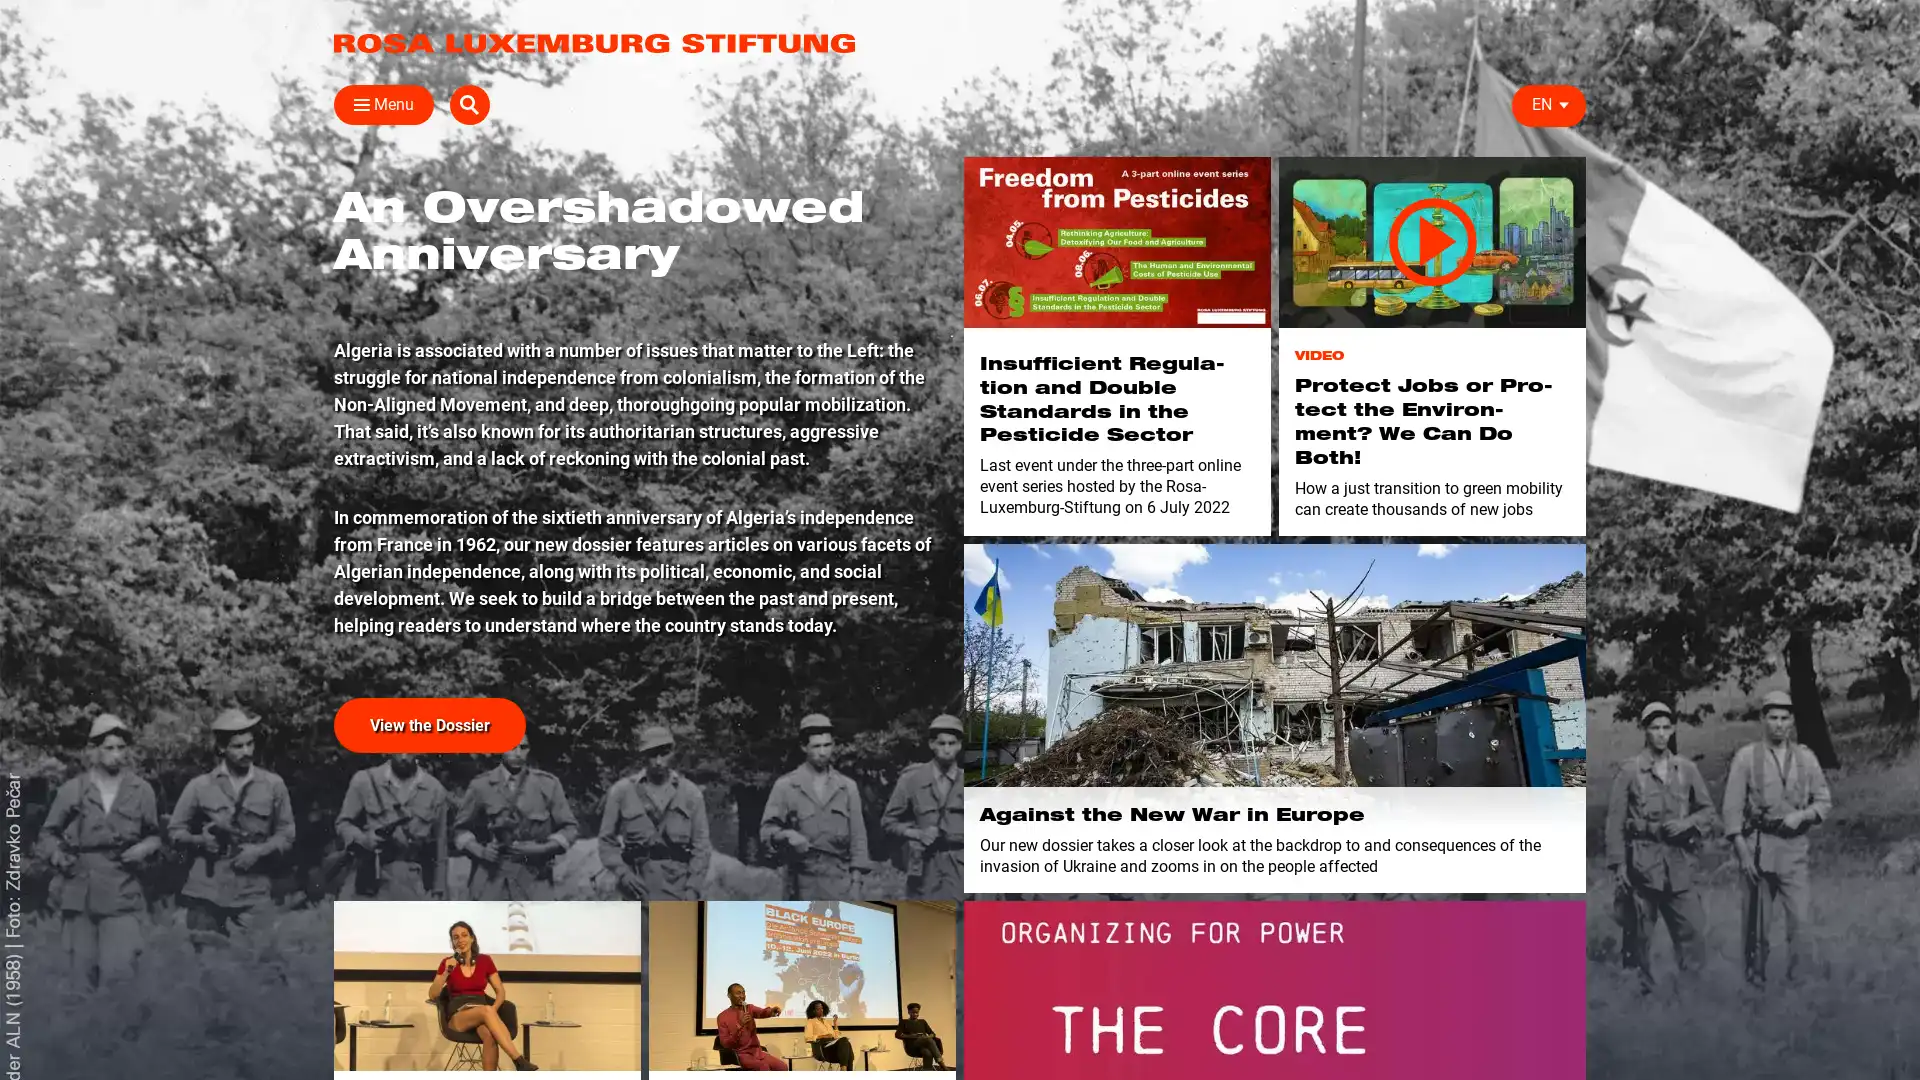 Image resolution: width=1920 pixels, height=1080 pixels. Describe the element at coordinates (325, 300) in the screenshot. I see `Show more / less` at that location.